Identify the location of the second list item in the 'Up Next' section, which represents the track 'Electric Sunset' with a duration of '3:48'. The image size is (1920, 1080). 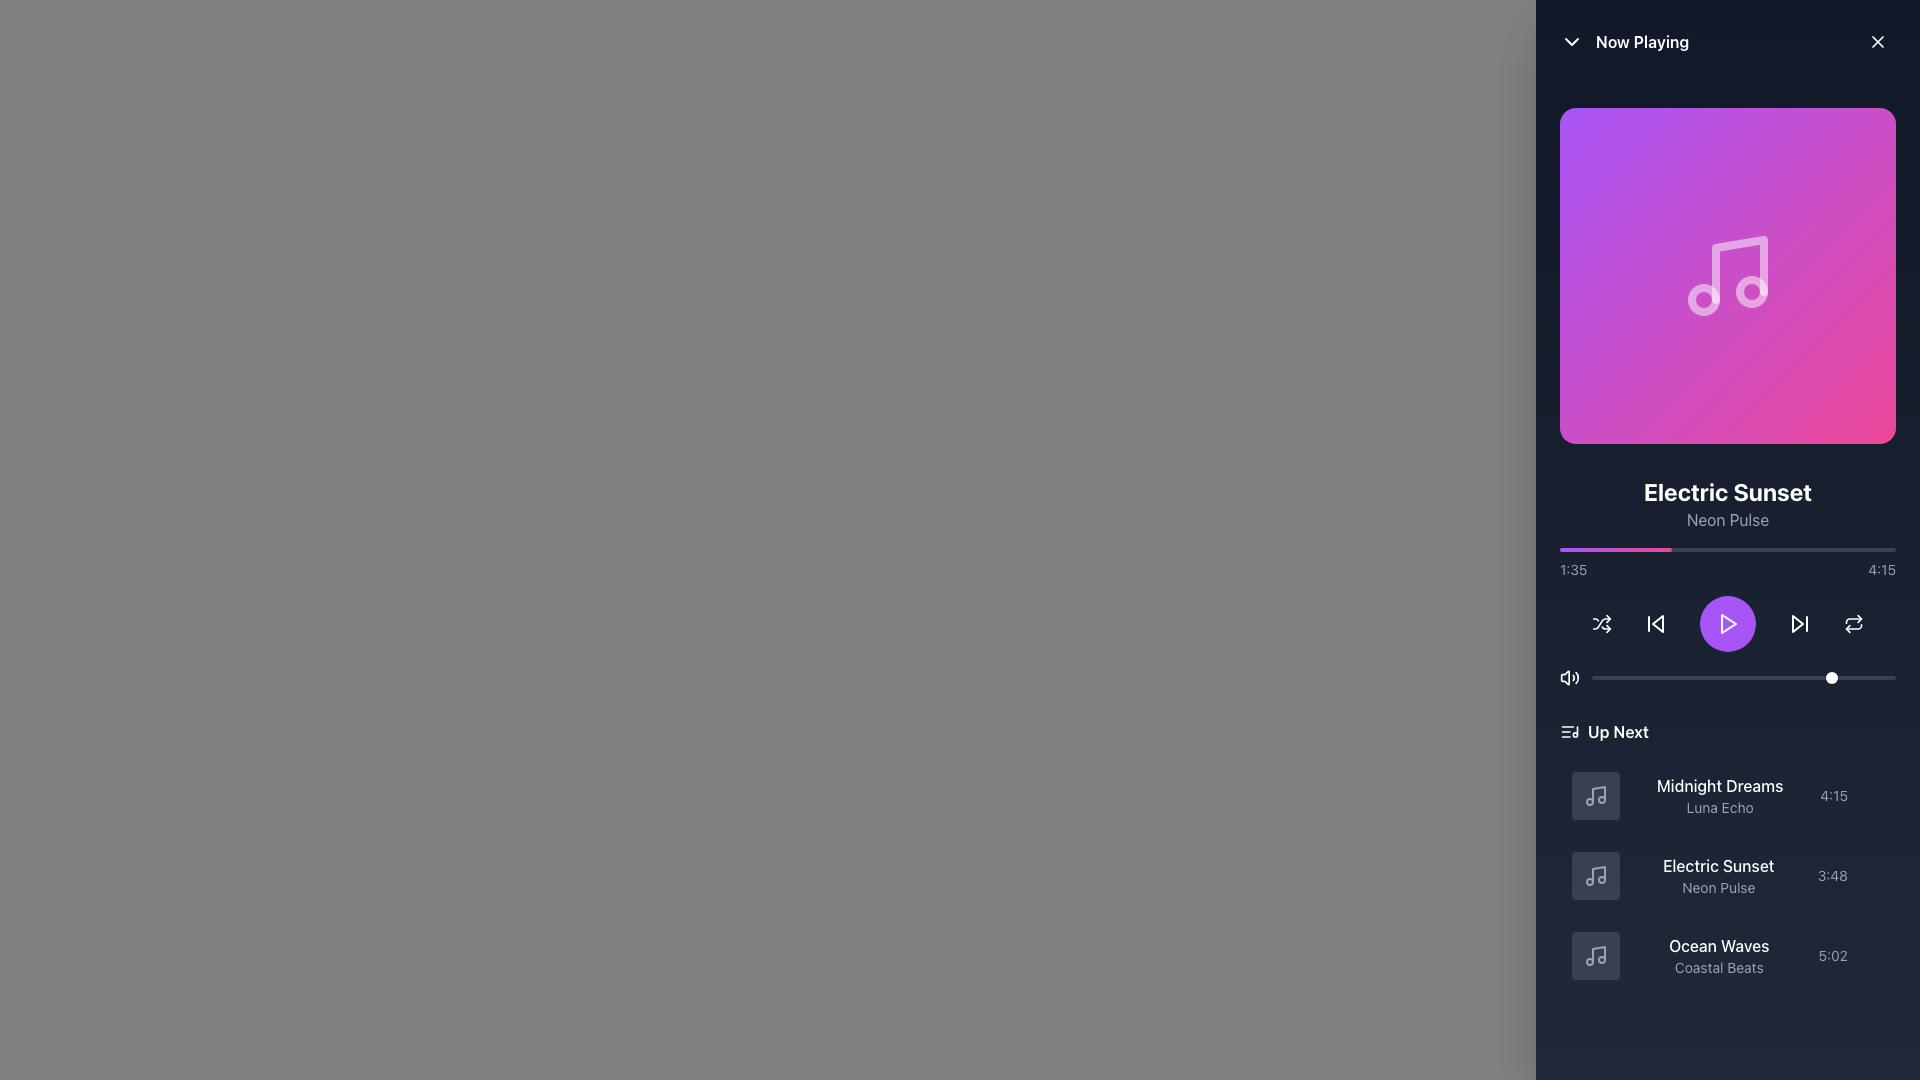
(1727, 874).